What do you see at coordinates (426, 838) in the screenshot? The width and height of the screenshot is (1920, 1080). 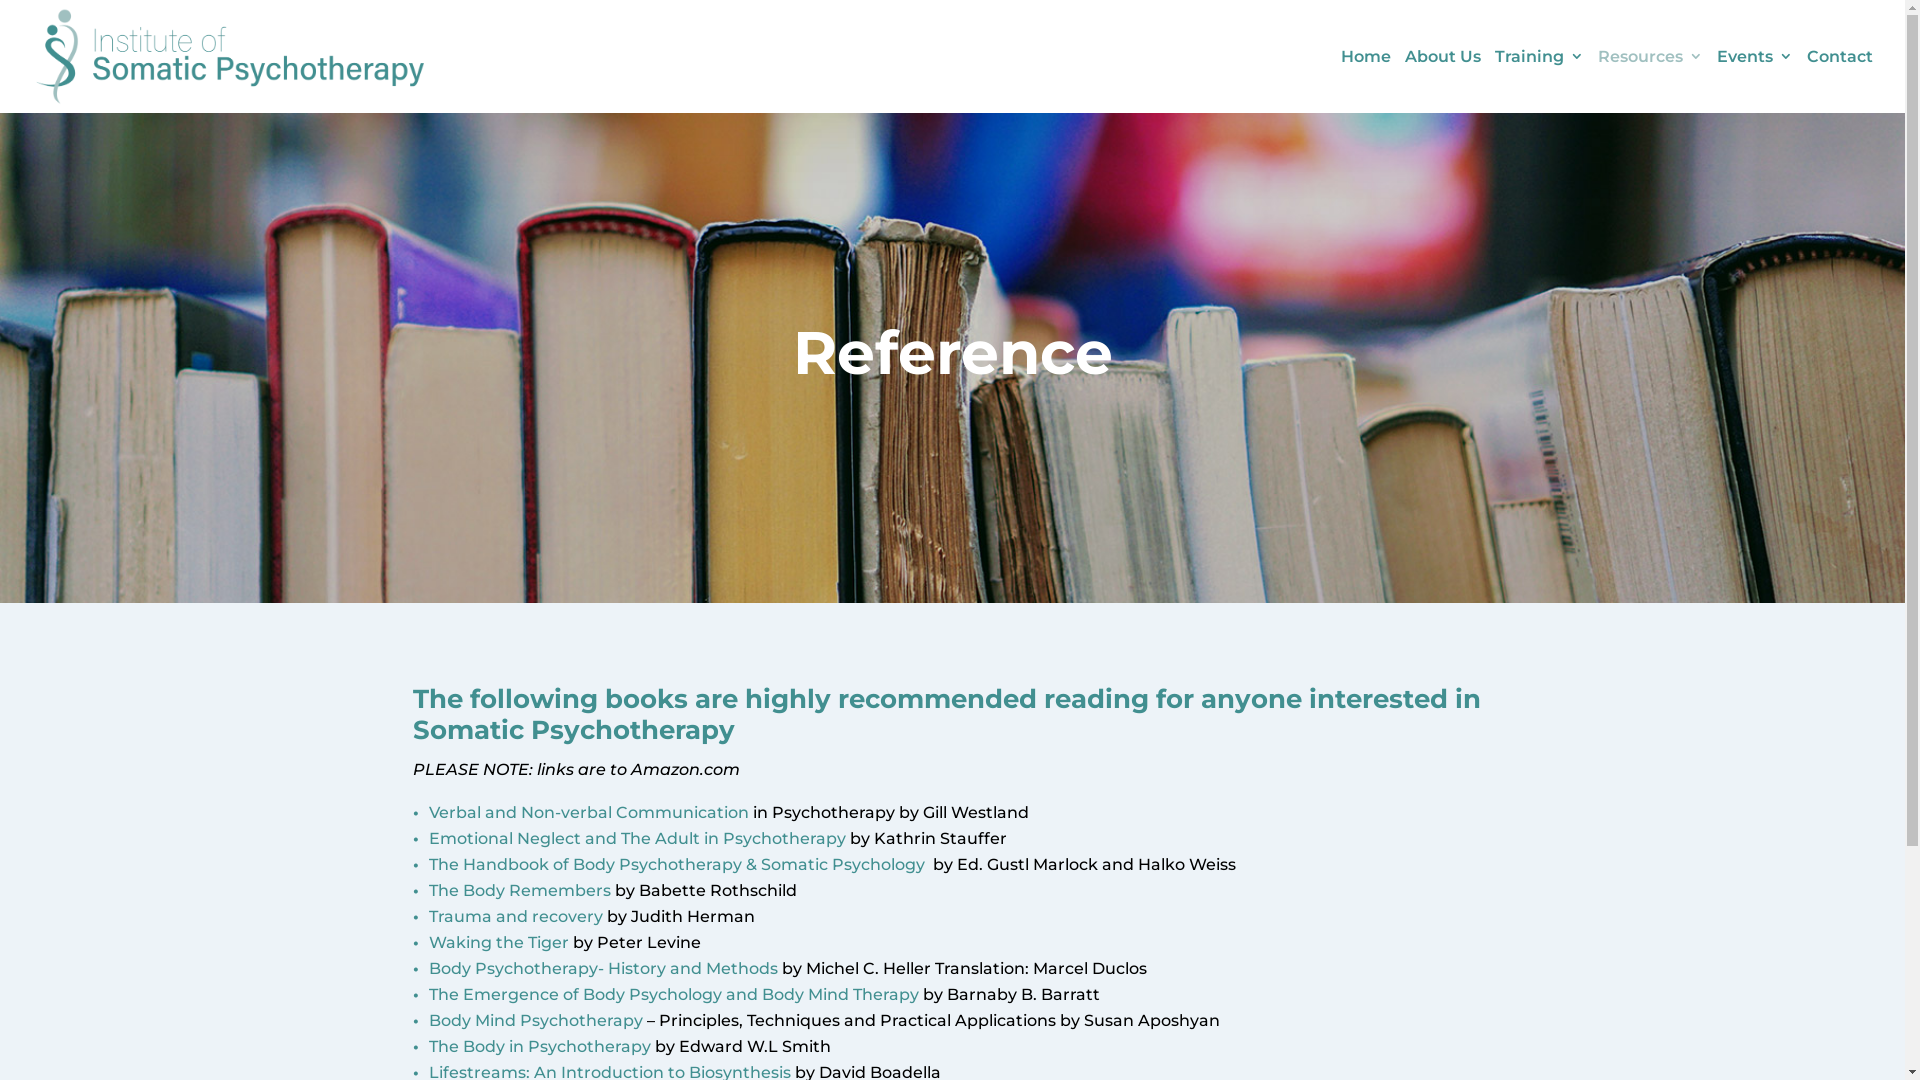 I see `'Emotional Neglect and The Adult in Psychotherapy'` at bounding box center [426, 838].